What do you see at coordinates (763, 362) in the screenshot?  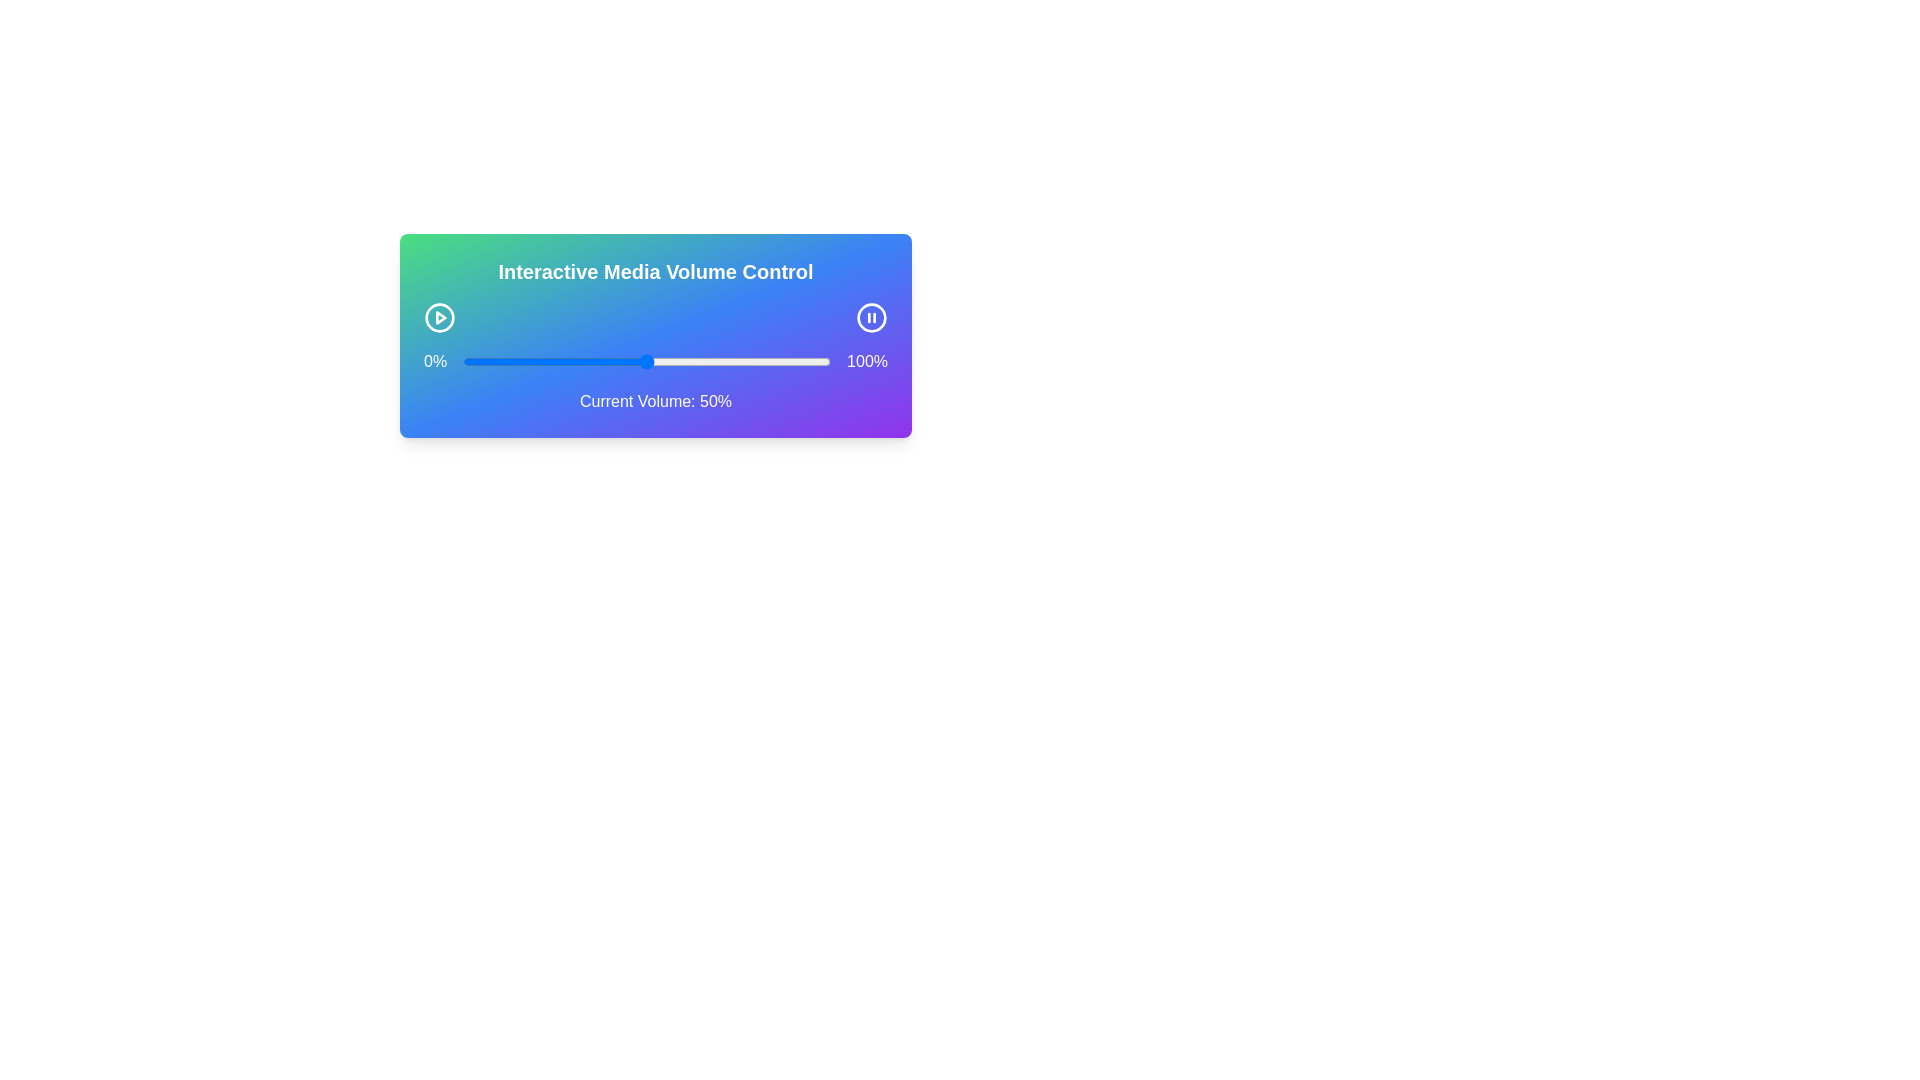 I see `the volume slider to 82%` at bounding box center [763, 362].